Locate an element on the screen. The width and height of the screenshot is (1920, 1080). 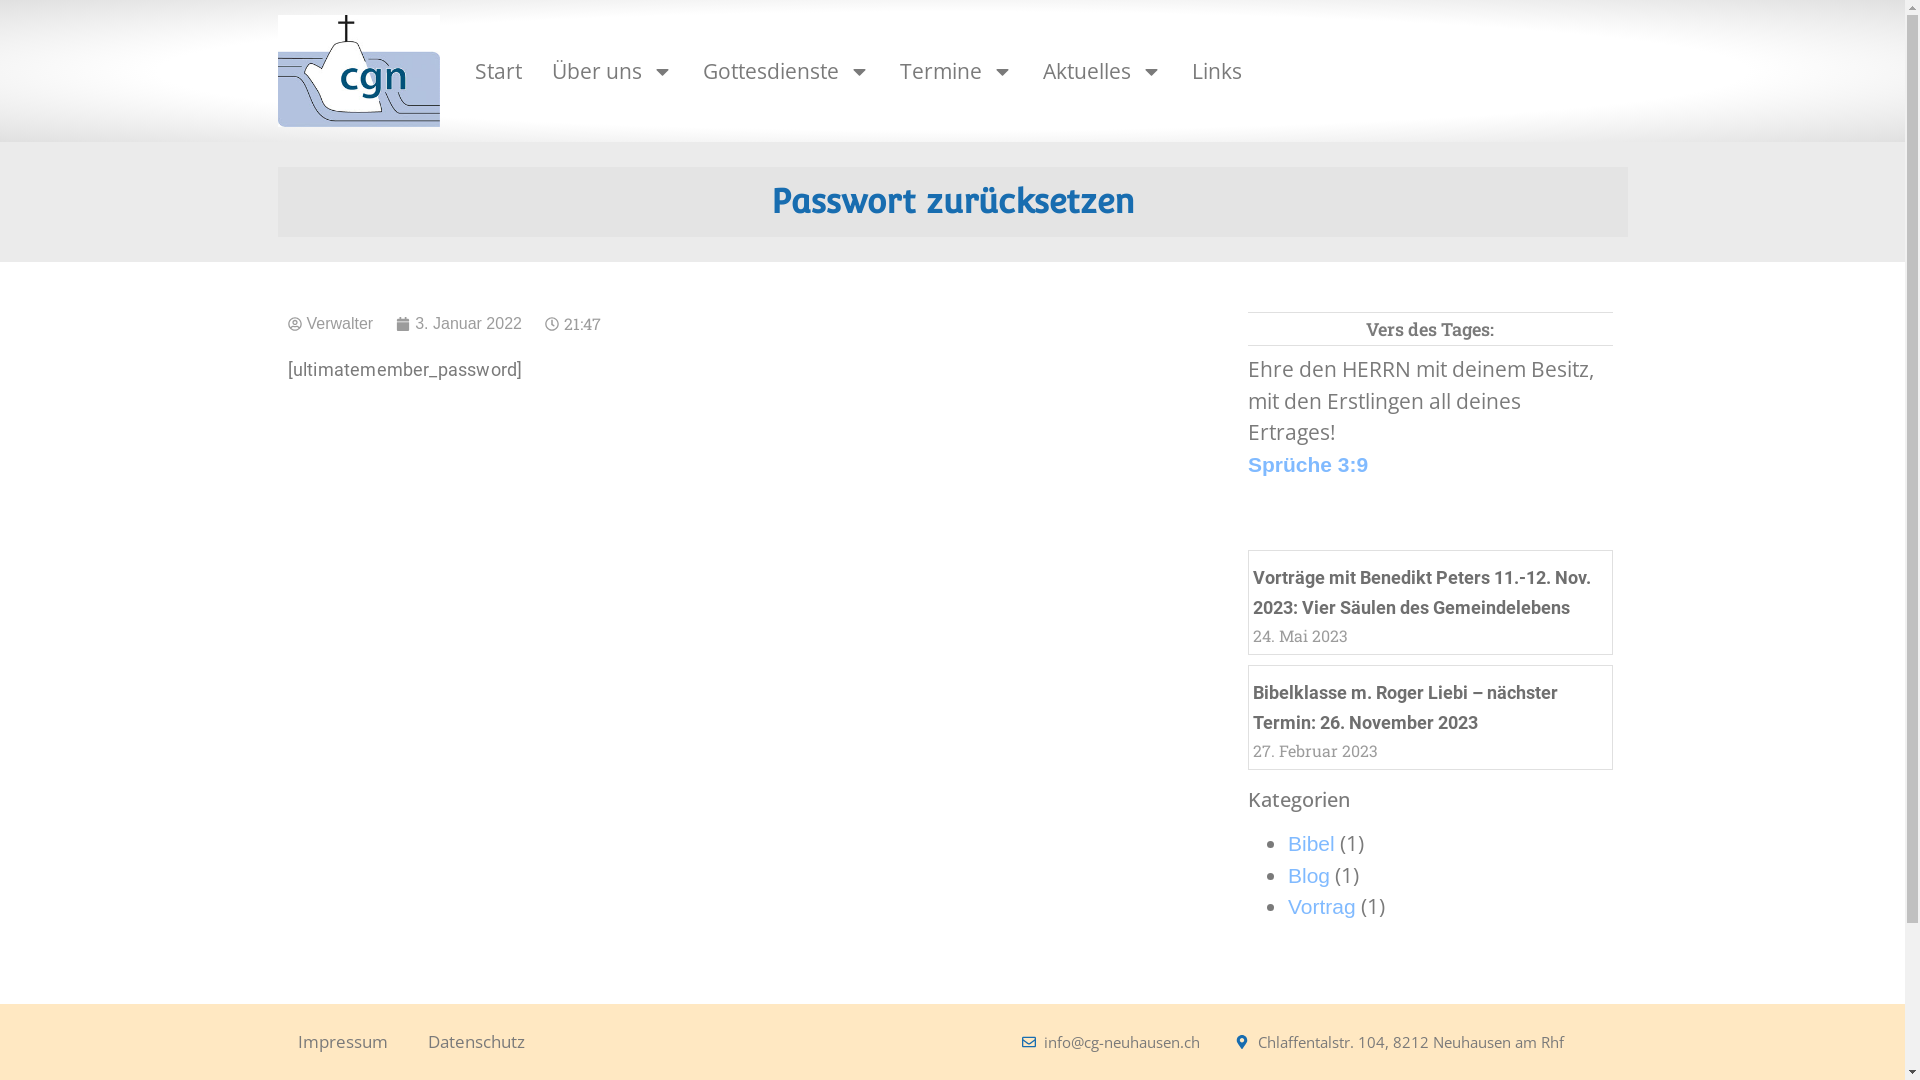
'3. Januar 2022' is located at coordinates (458, 323).